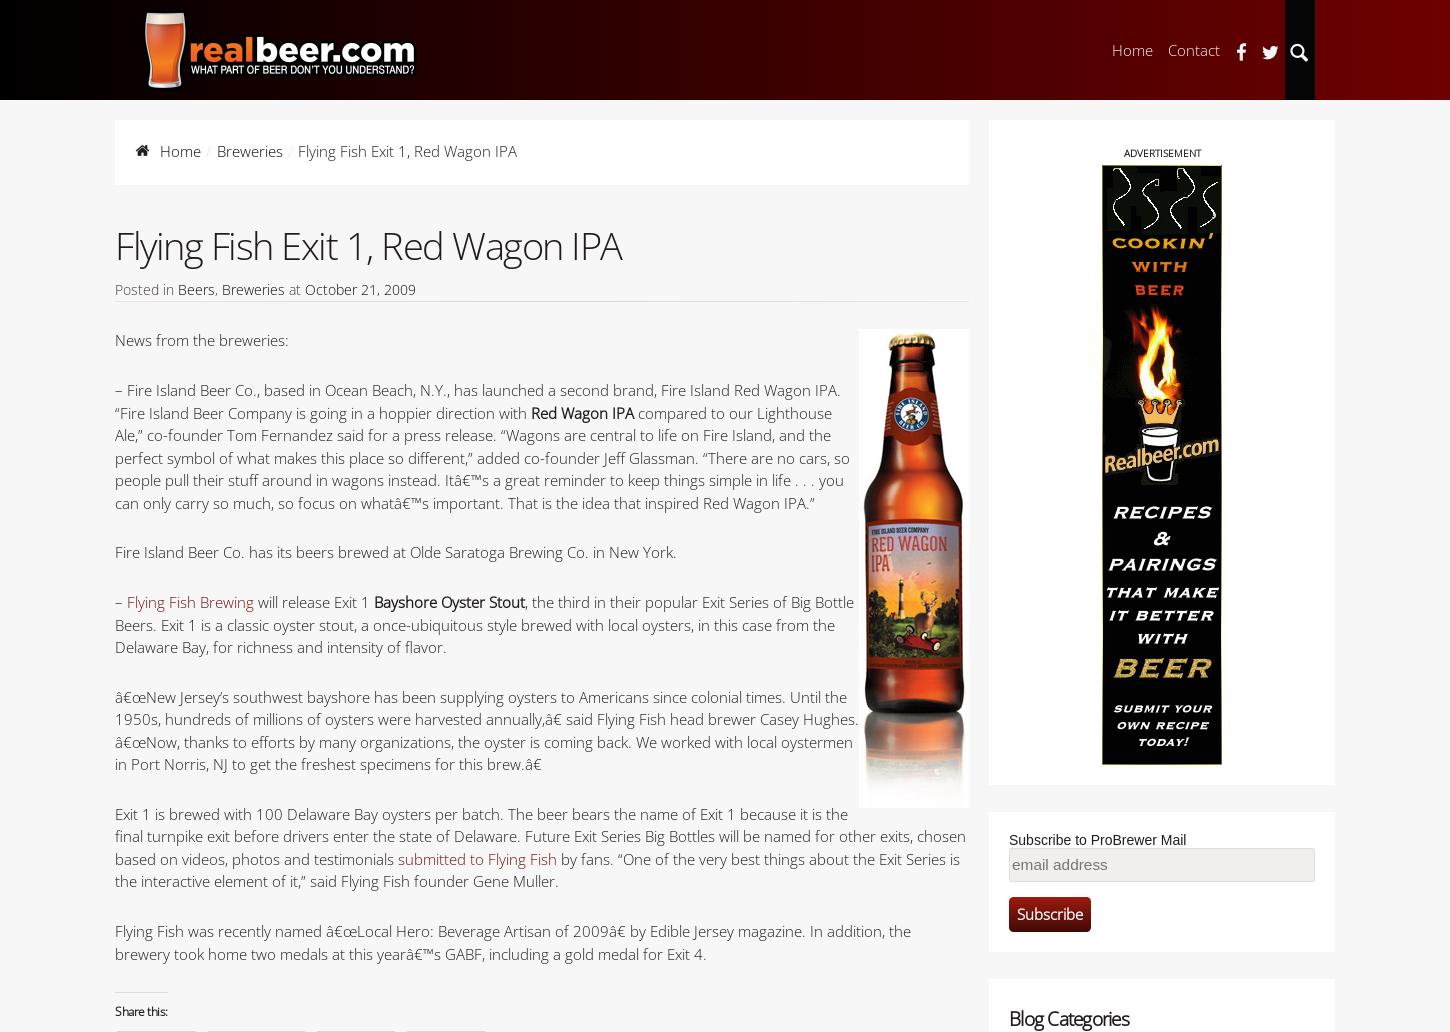  What do you see at coordinates (448, 601) in the screenshot?
I see `'Bayshore Oyster Stout'` at bounding box center [448, 601].